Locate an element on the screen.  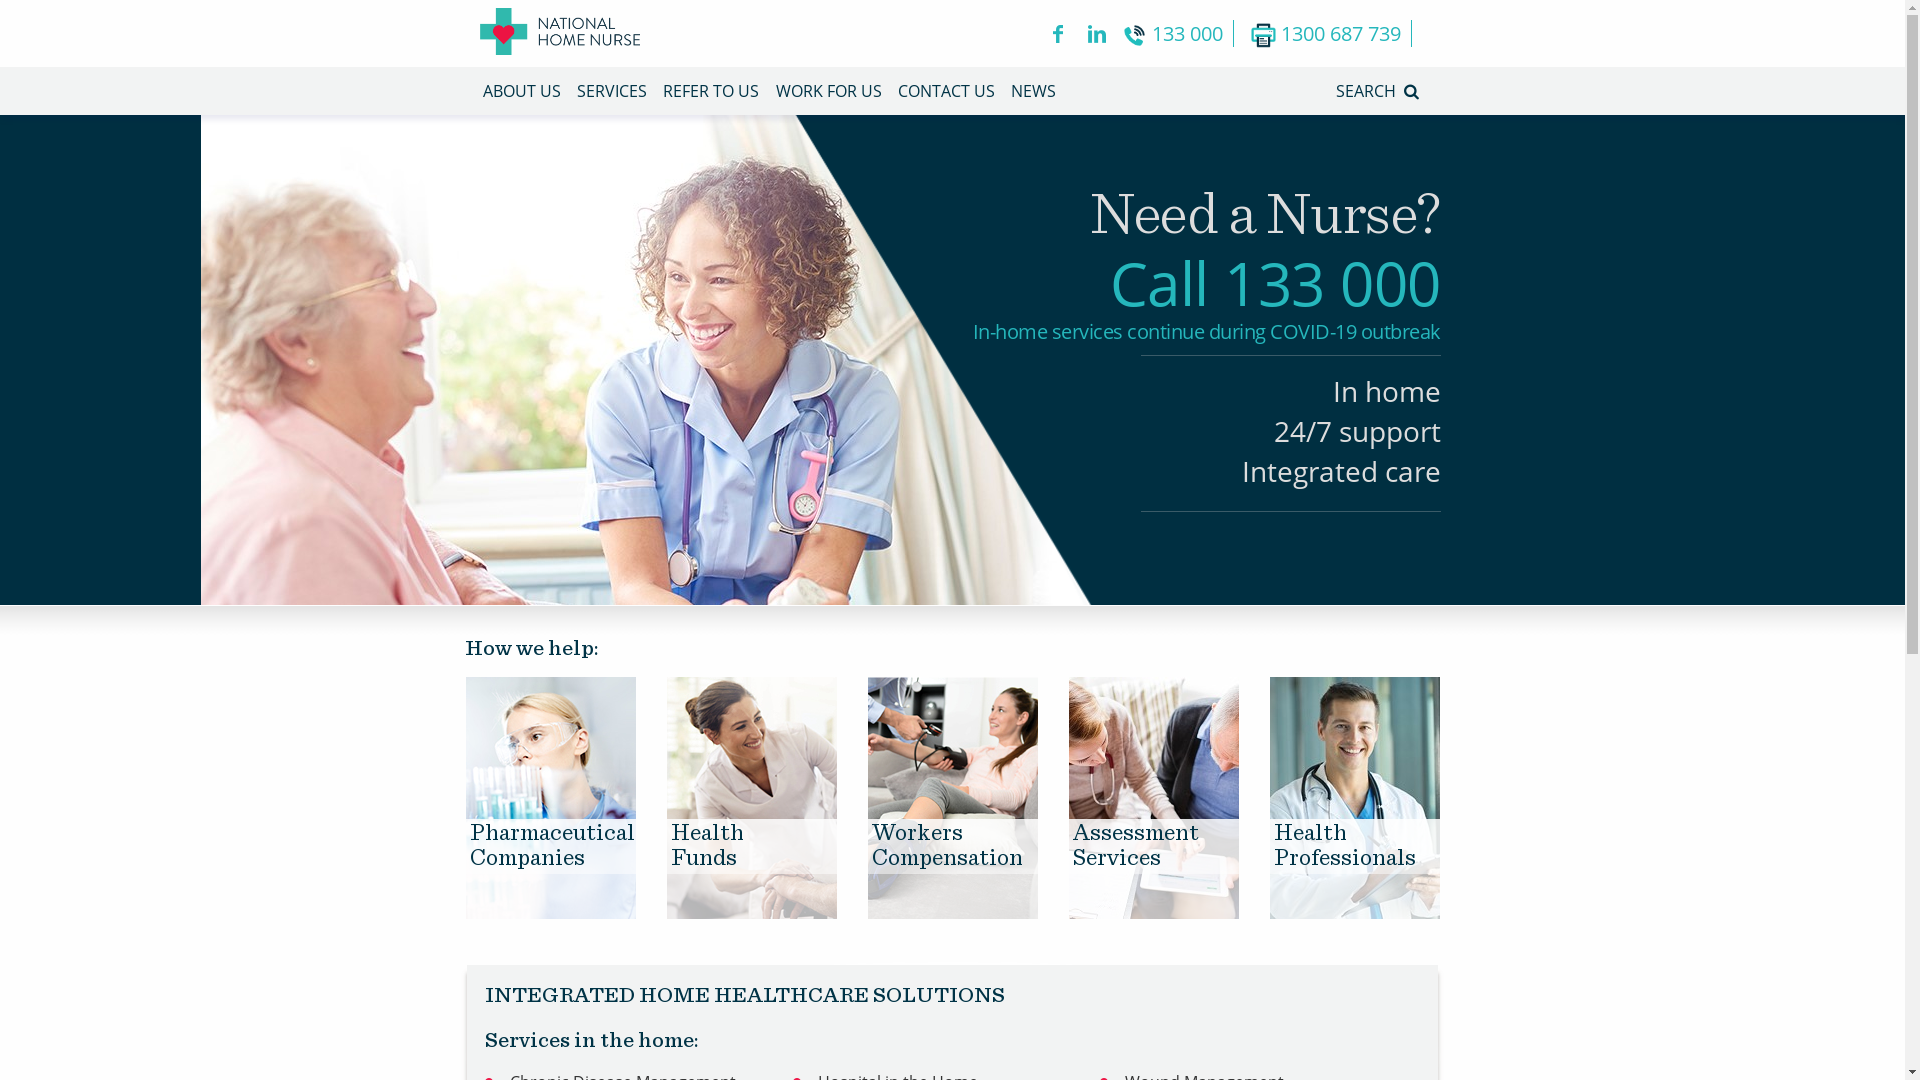
'1300 687 739' is located at coordinates (1330, 33).